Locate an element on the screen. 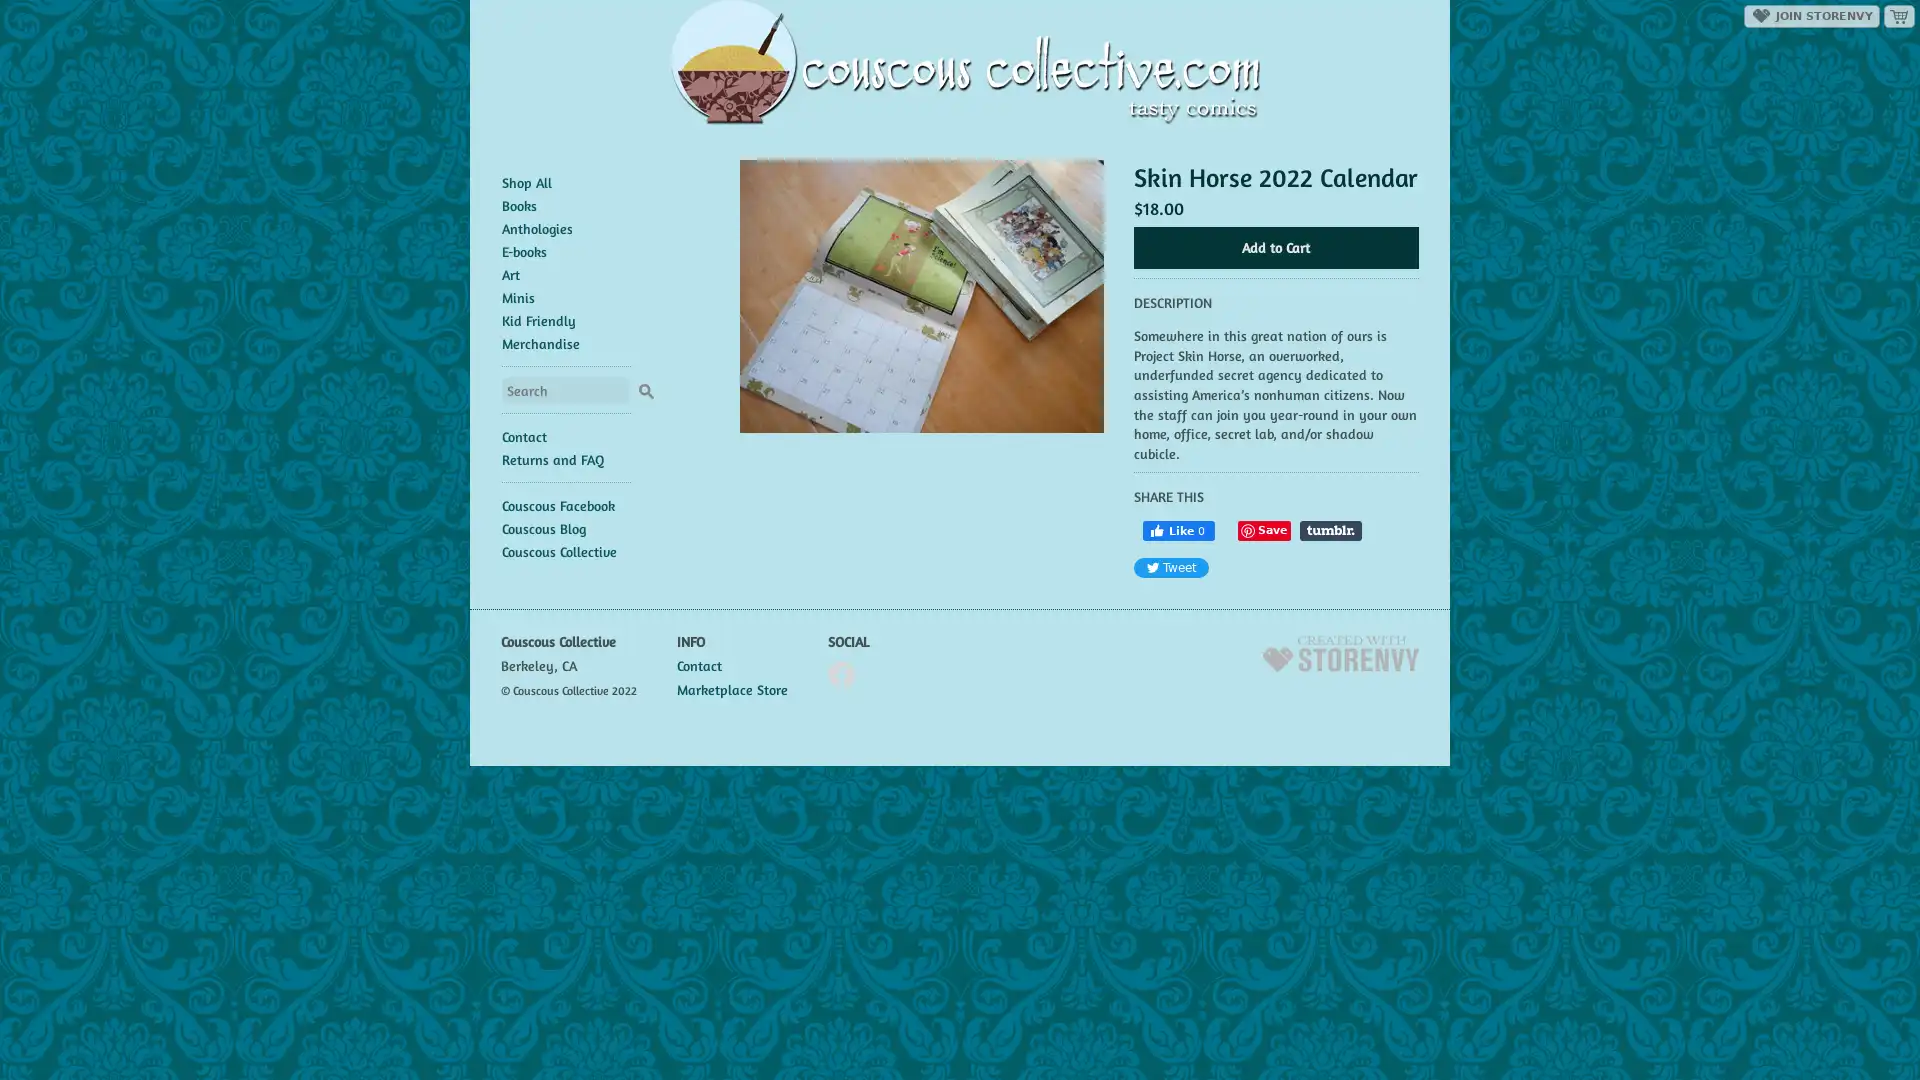 This screenshot has width=1920, height=1080. Add to Cart is located at coordinates (1274, 245).